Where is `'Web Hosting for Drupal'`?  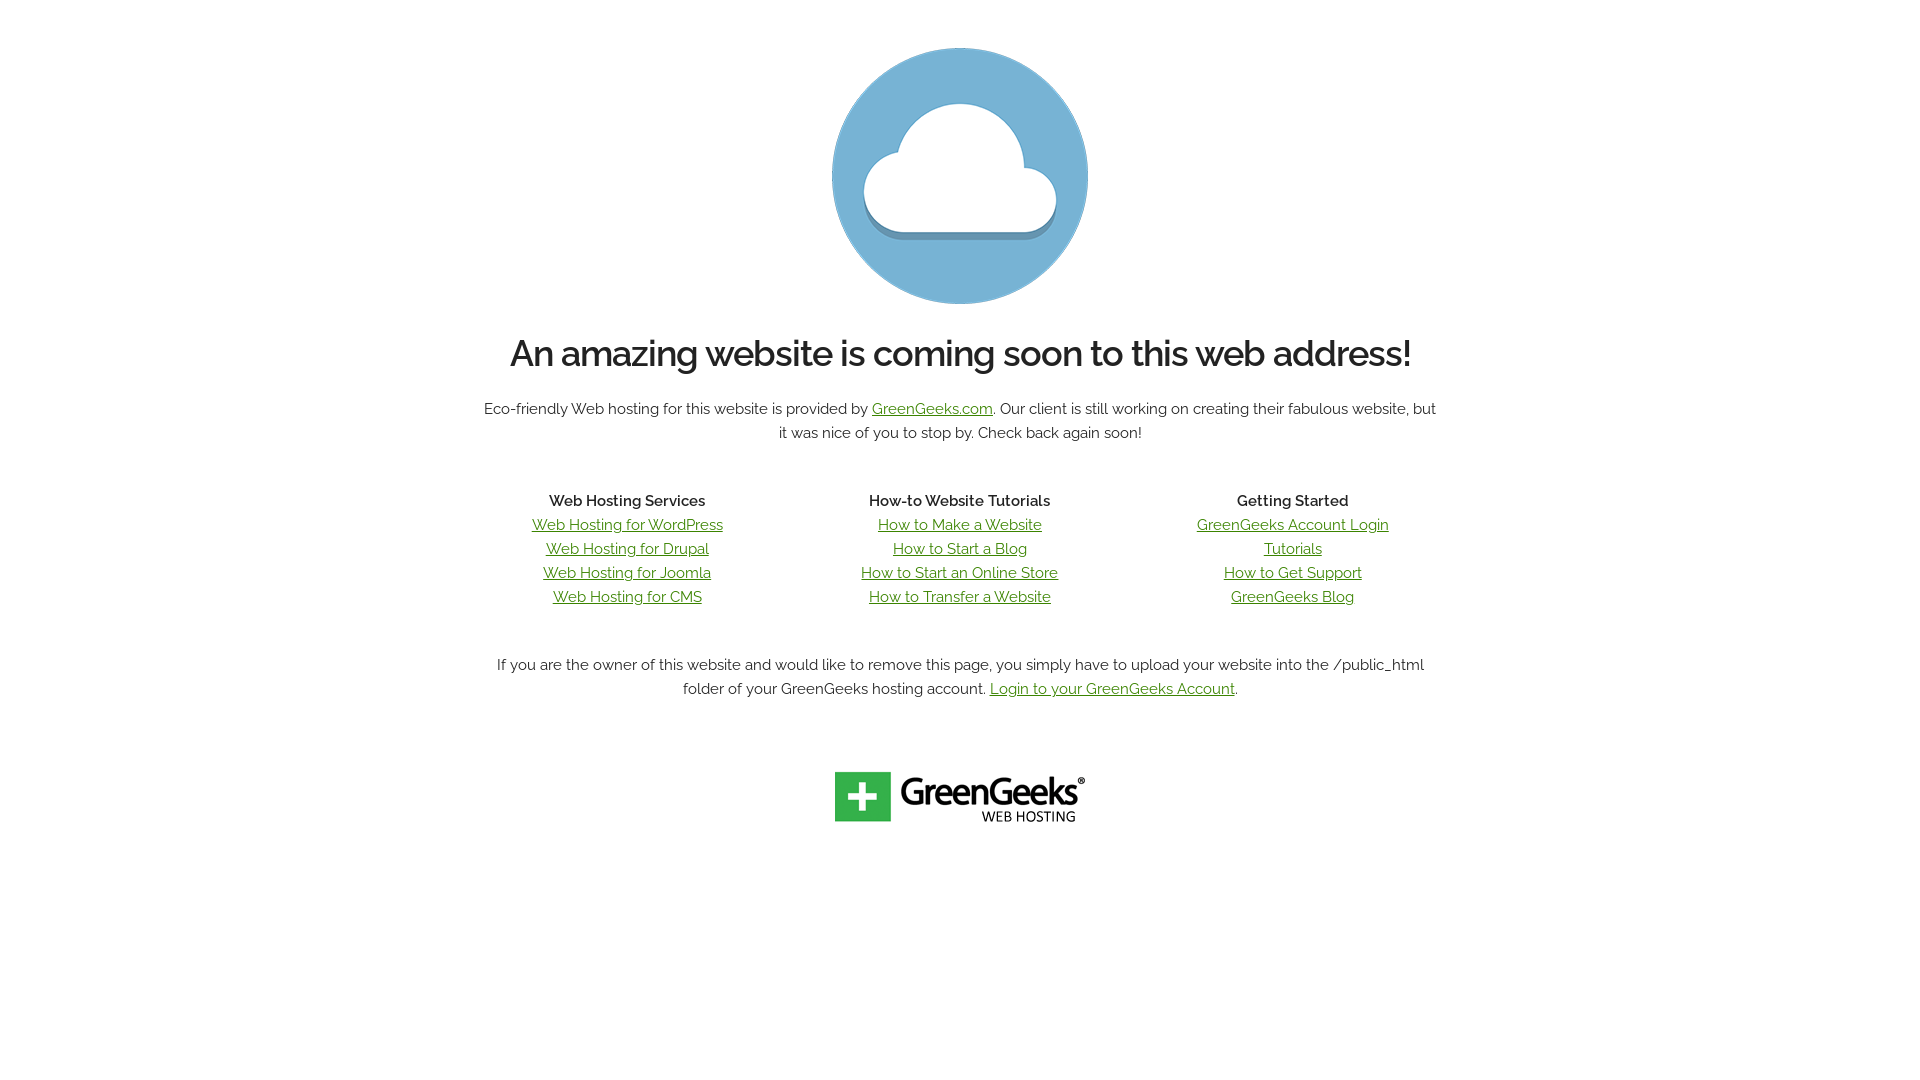
'Web Hosting for Drupal' is located at coordinates (626, 548).